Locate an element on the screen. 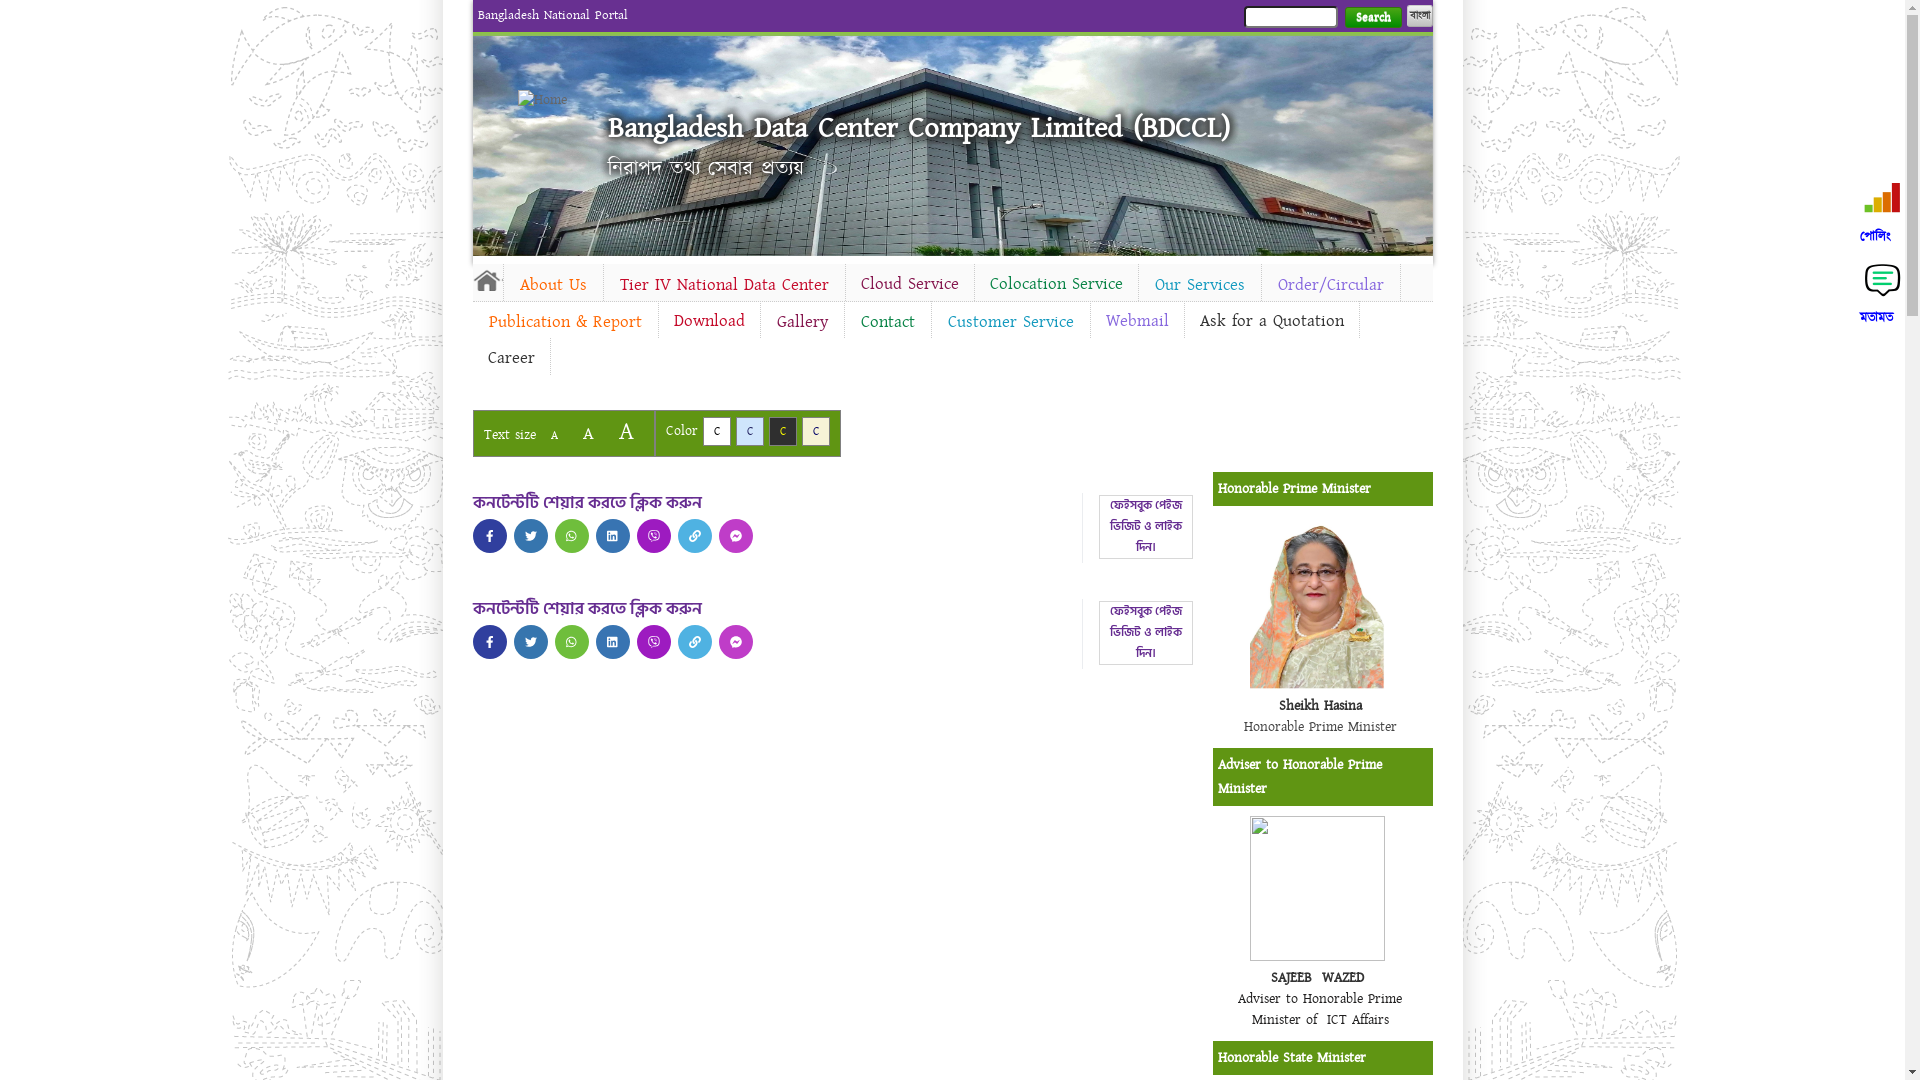 The width and height of the screenshot is (1920, 1080). 'Order/Circular' is located at coordinates (1330, 285).